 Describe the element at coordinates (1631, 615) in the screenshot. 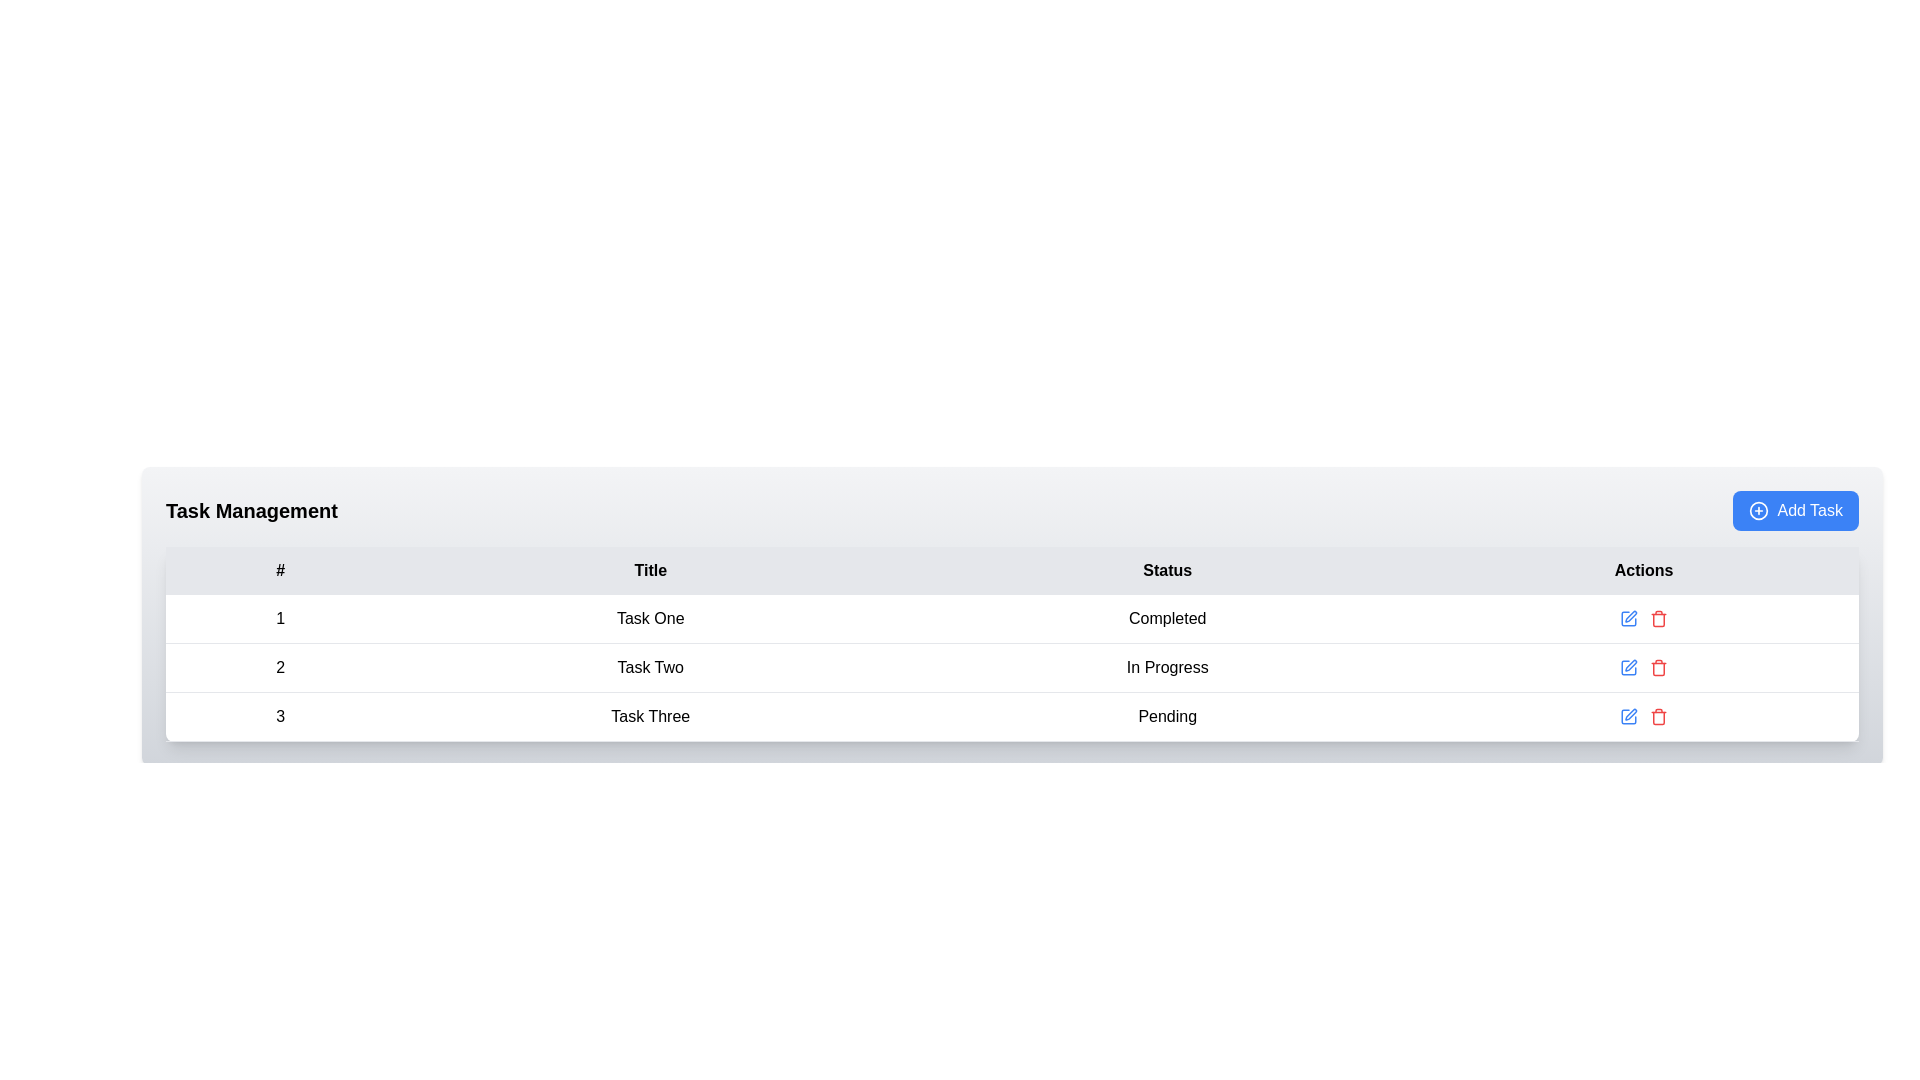

I see `the editing icon in the 'Actions' column of the third row in the table` at that location.